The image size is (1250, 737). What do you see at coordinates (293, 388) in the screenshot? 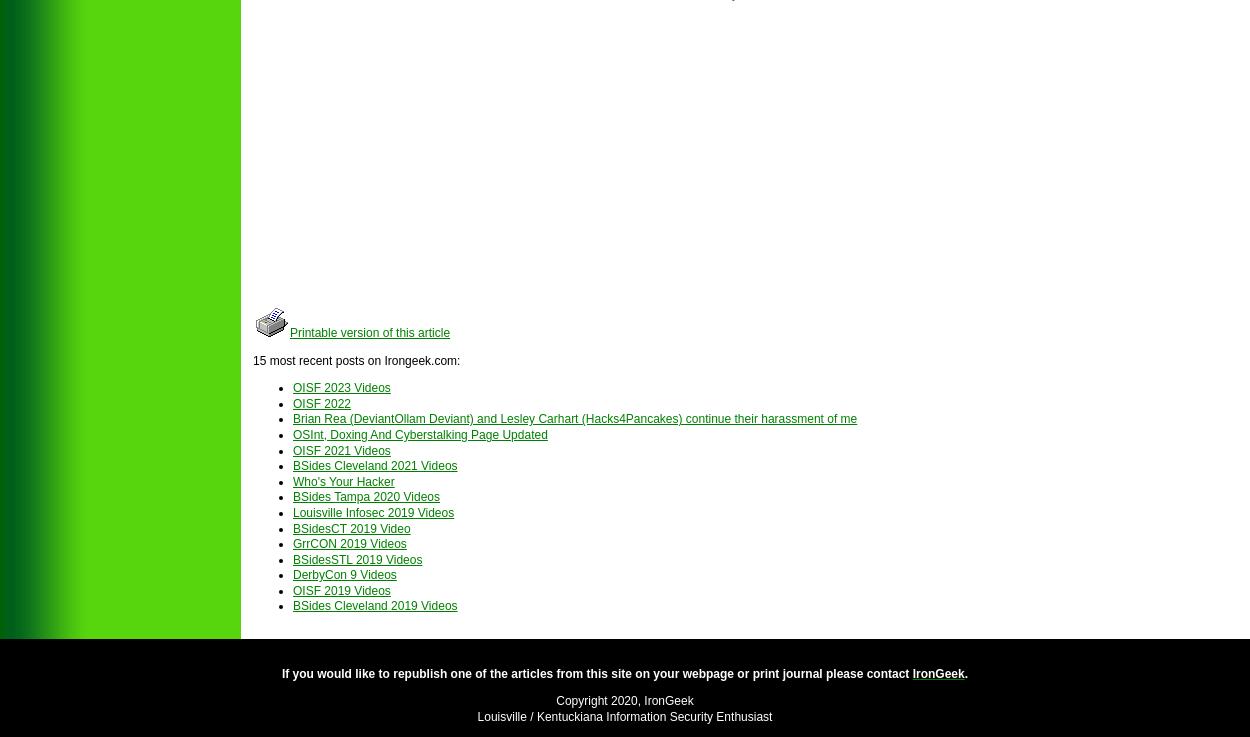
I see `'OISF 2023 Videos'` at bounding box center [293, 388].